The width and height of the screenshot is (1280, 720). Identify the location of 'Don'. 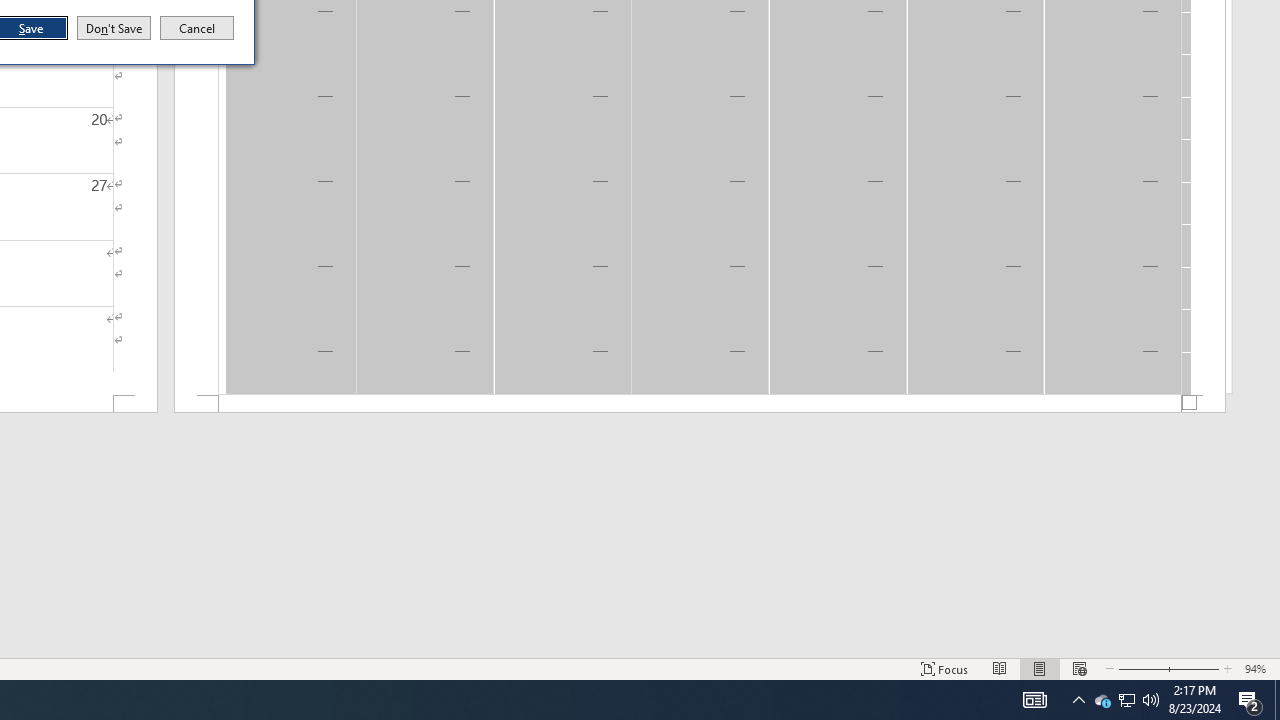
(112, 28).